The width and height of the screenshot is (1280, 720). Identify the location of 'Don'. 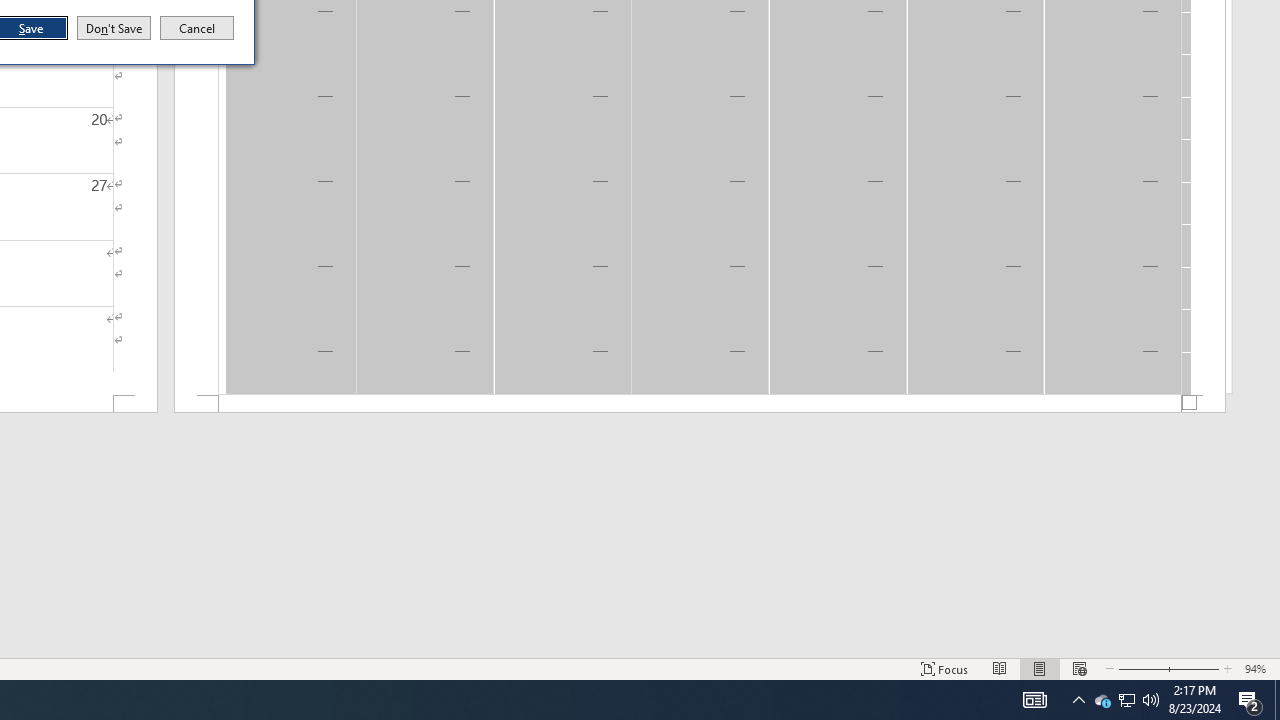
(112, 28).